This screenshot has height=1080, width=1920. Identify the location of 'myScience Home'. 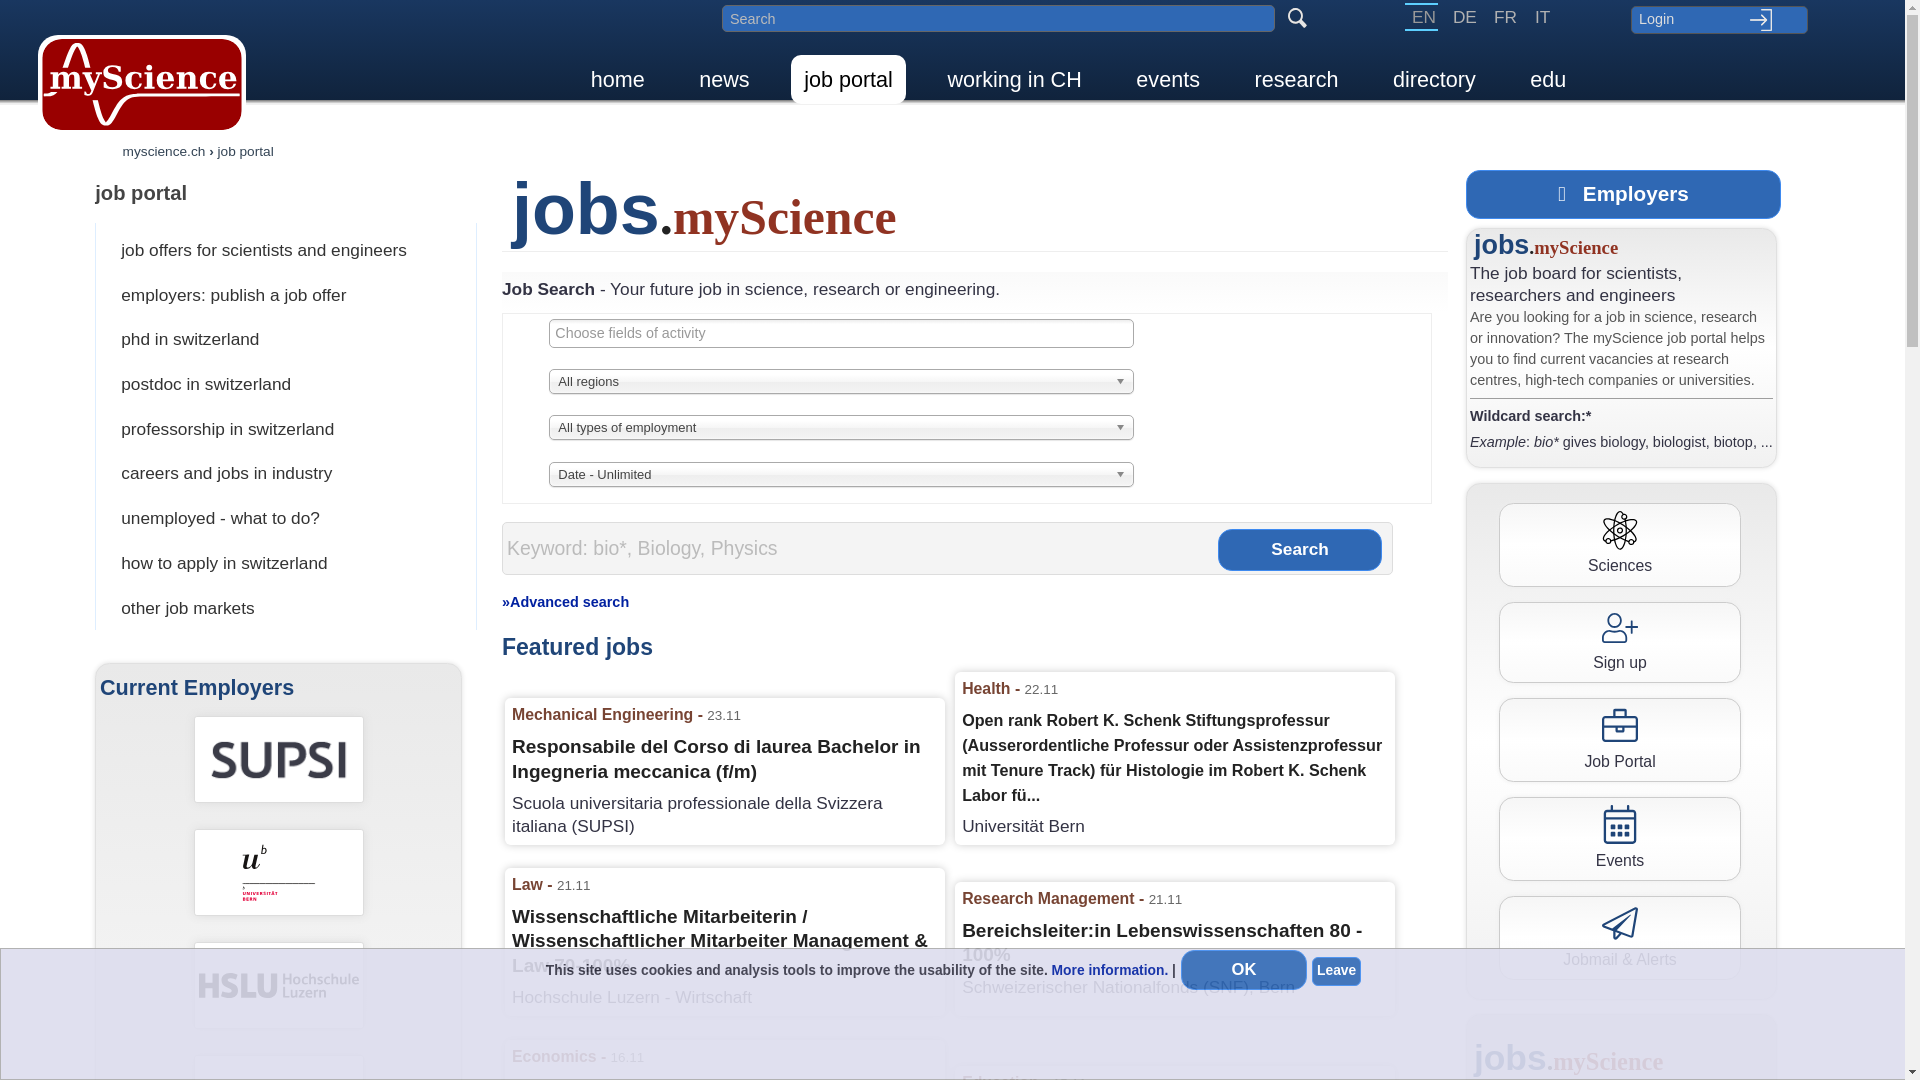
(141, 83).